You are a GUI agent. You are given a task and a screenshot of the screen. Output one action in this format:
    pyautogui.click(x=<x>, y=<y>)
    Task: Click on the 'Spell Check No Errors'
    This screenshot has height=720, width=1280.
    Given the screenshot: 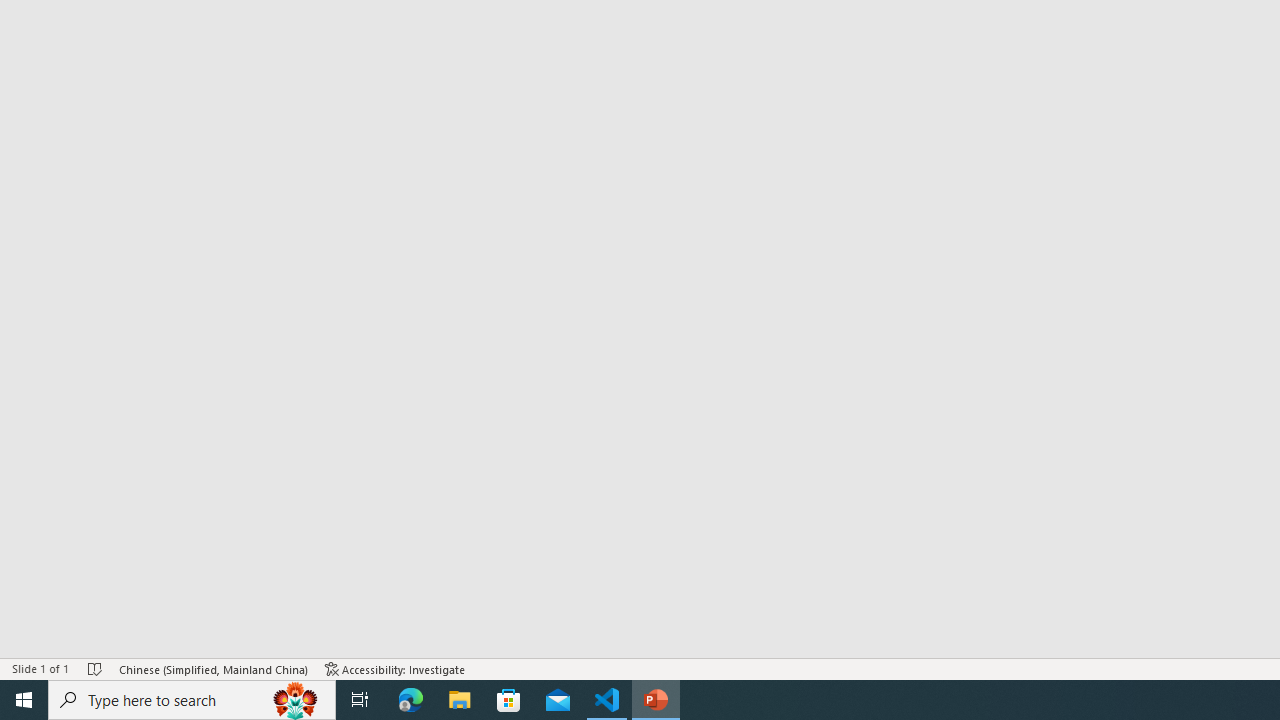 What is the action you would take?
    pyautogui.click(x=95, y=669)
    